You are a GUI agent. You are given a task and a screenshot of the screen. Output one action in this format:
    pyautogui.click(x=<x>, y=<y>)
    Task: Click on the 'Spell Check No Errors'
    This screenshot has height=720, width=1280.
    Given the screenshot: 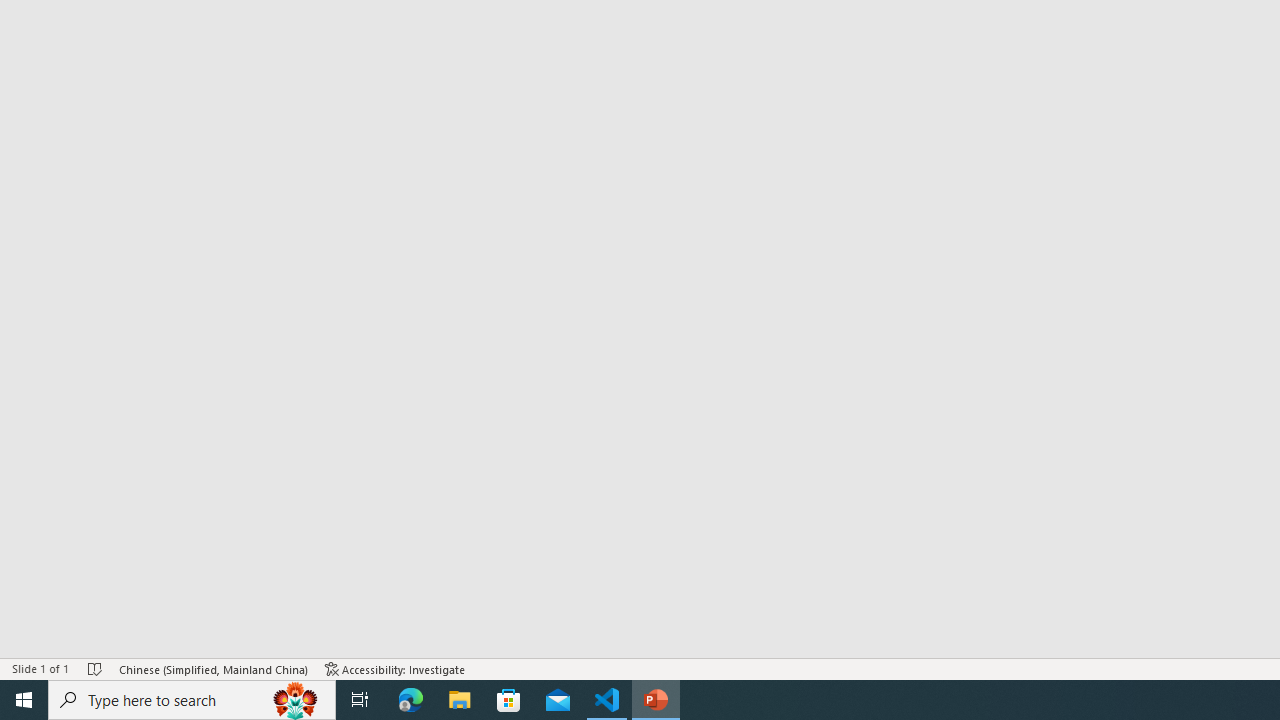 What is the action you would take?
    pyautogui.click(x=95, y=669)
    